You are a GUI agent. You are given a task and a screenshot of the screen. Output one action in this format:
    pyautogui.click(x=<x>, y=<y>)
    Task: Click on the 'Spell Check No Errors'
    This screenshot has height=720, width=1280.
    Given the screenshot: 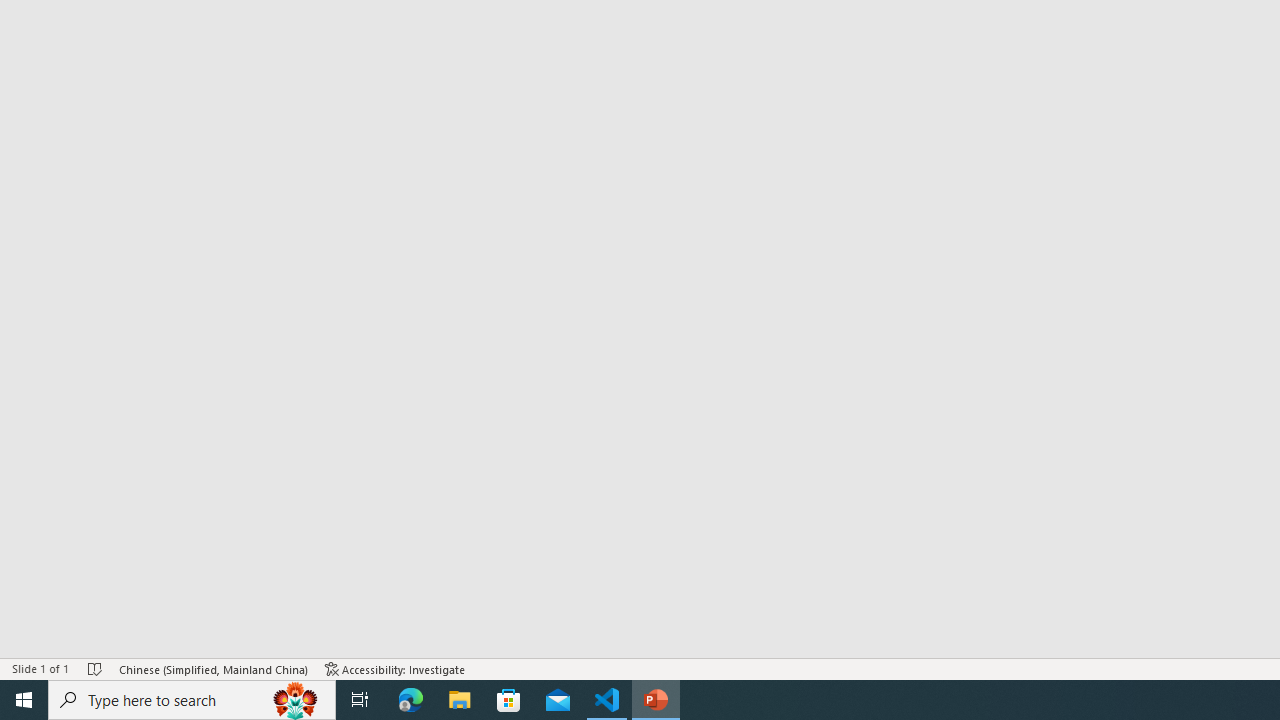 What is the action you would take?
    pyautogui.click(x=95, y=669)
    